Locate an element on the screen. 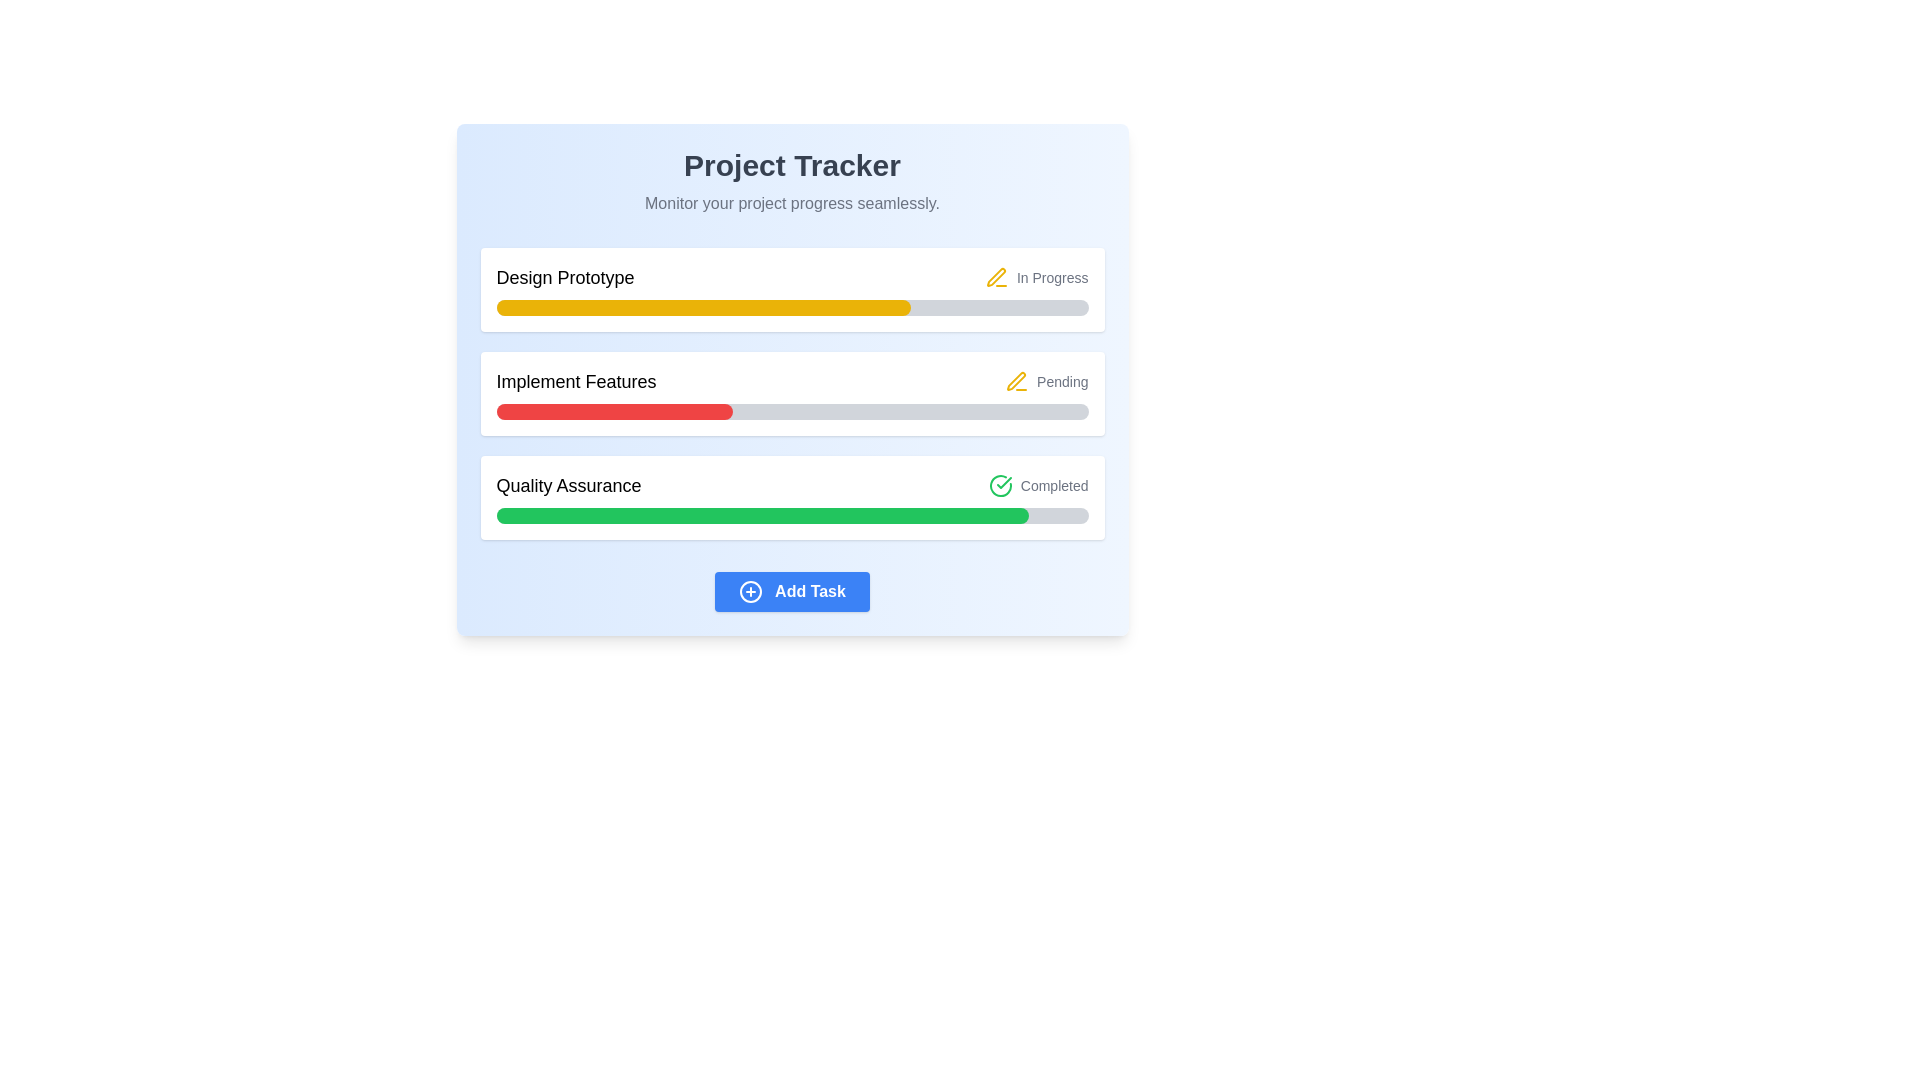  the progress bar is located at coordinates (898, 308).